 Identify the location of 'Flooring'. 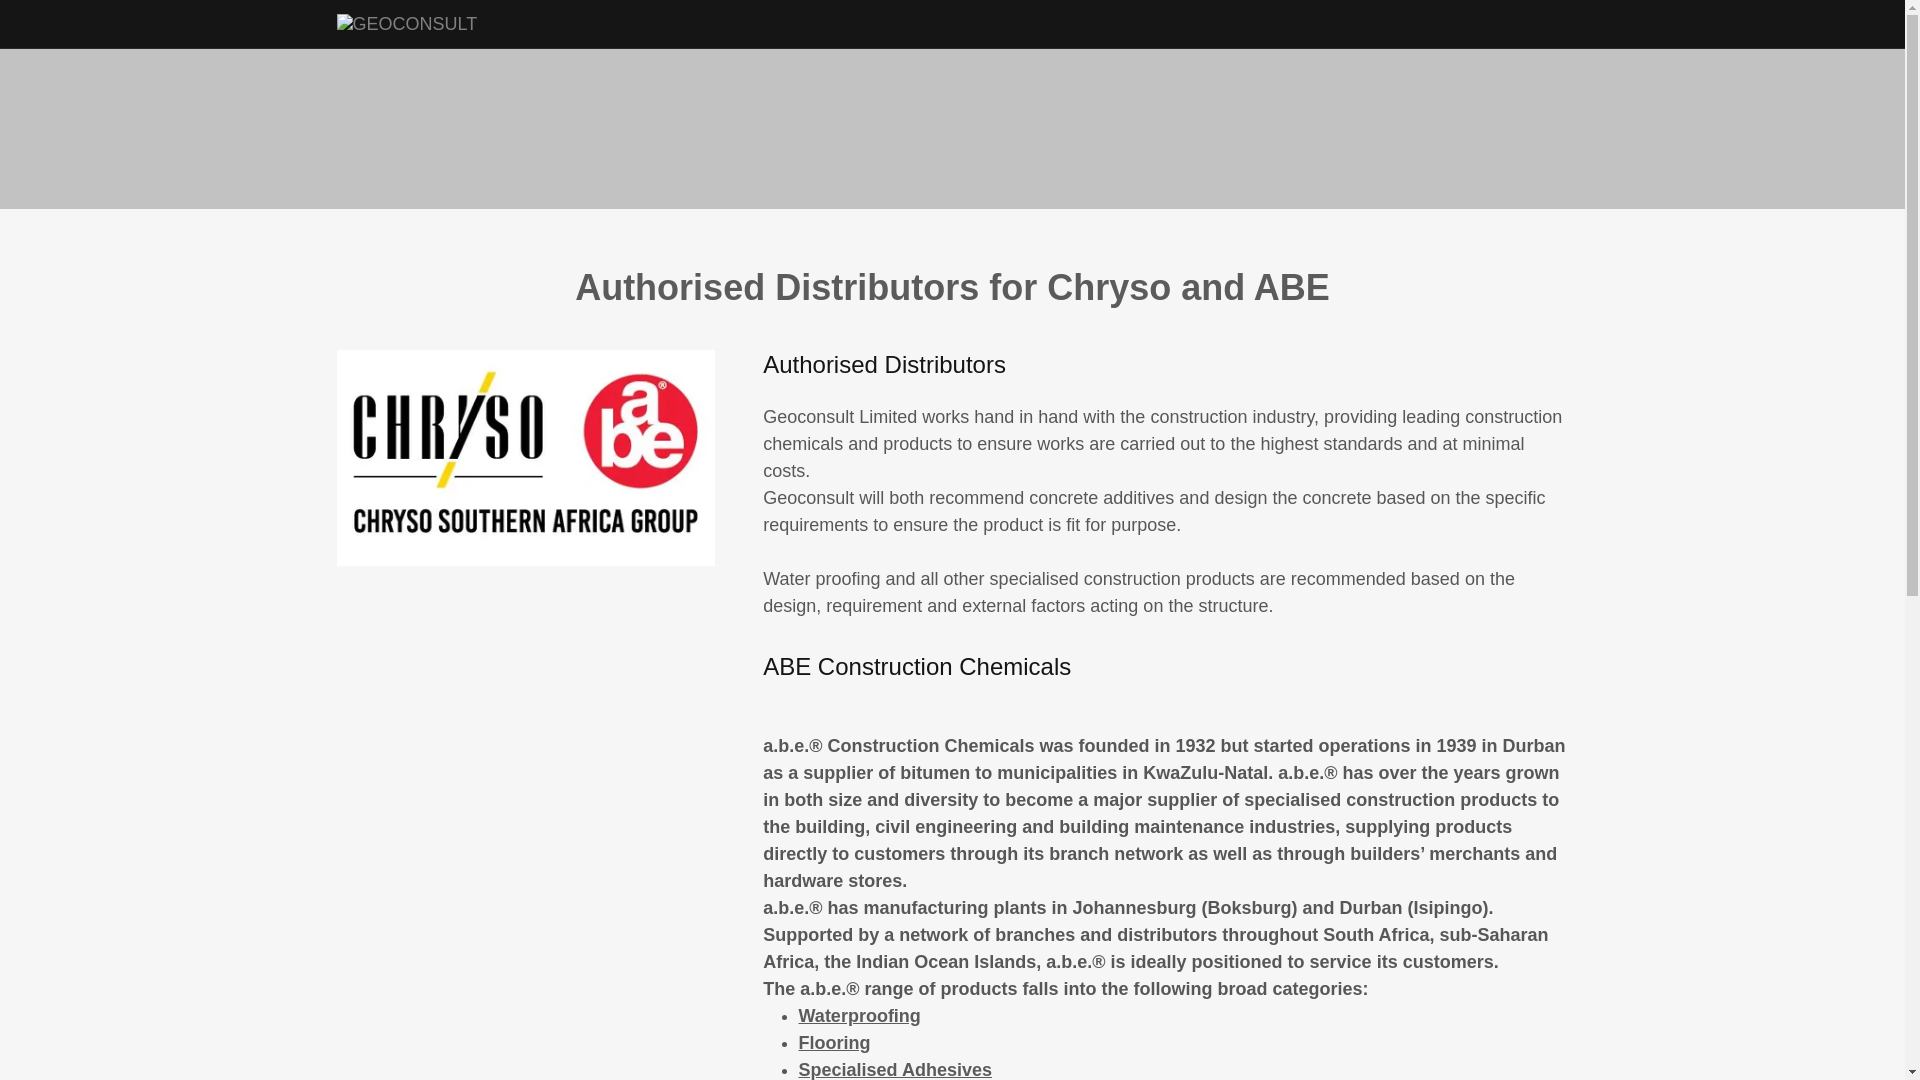
(835, 1041).